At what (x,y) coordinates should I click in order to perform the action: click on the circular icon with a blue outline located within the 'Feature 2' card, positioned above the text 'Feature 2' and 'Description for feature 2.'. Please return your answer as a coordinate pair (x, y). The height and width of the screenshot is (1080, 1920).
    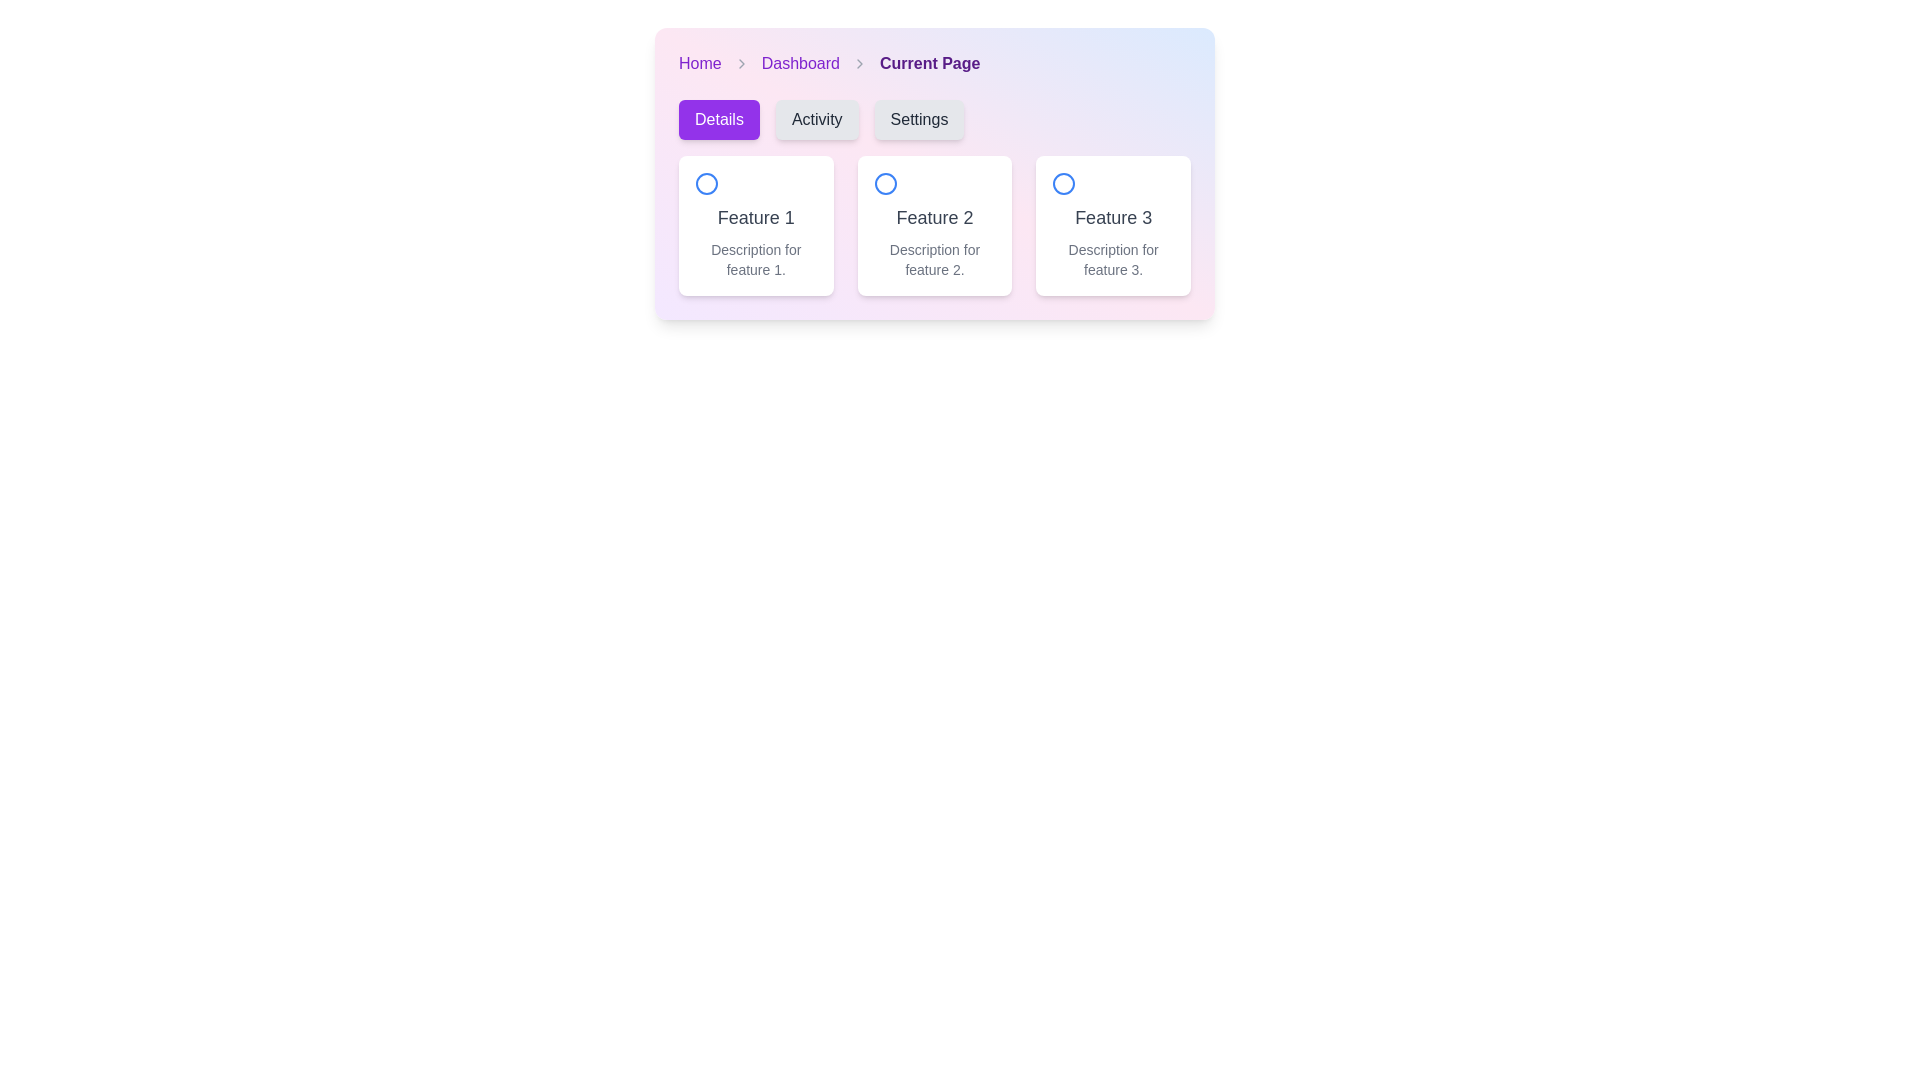
    Looking at the image, I should click on (884, 184).